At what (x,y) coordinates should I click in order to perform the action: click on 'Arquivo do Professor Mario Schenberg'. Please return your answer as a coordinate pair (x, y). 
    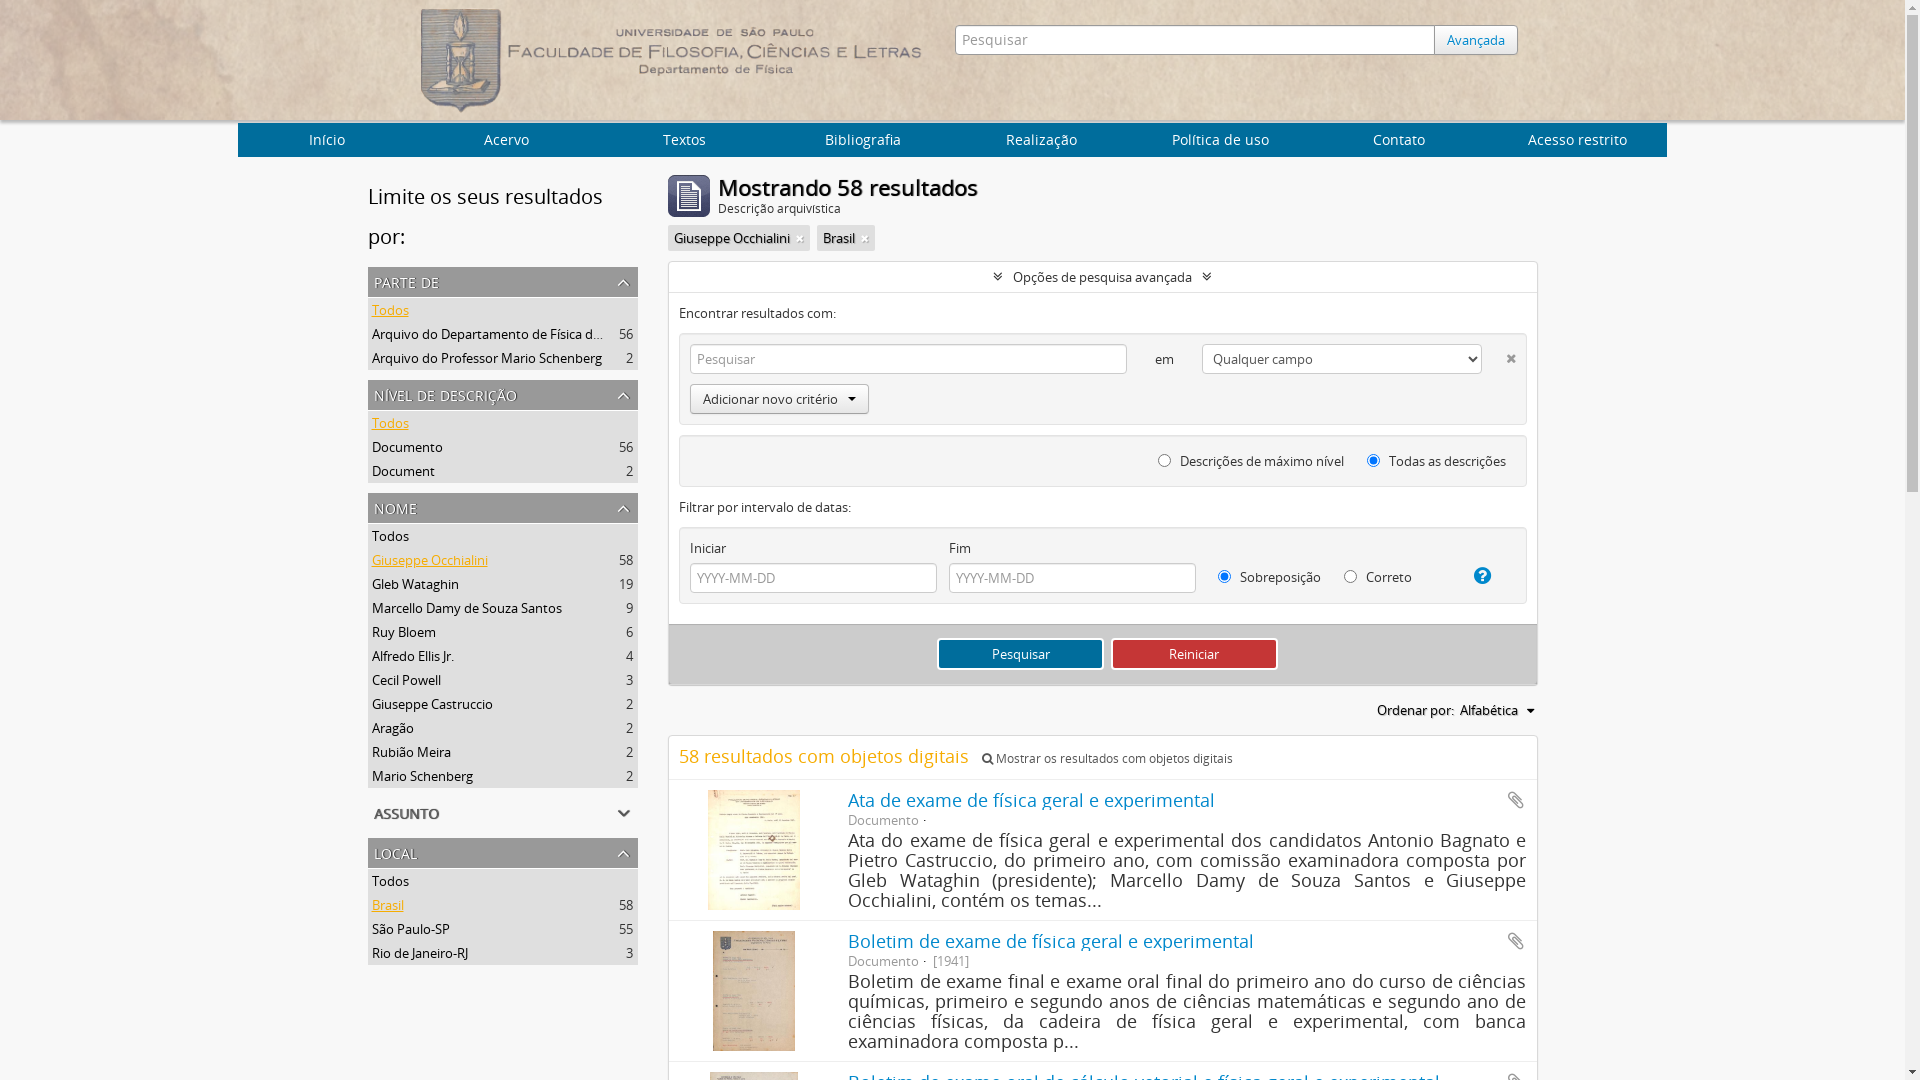
    Looking at the image, I should click on (372, 357).